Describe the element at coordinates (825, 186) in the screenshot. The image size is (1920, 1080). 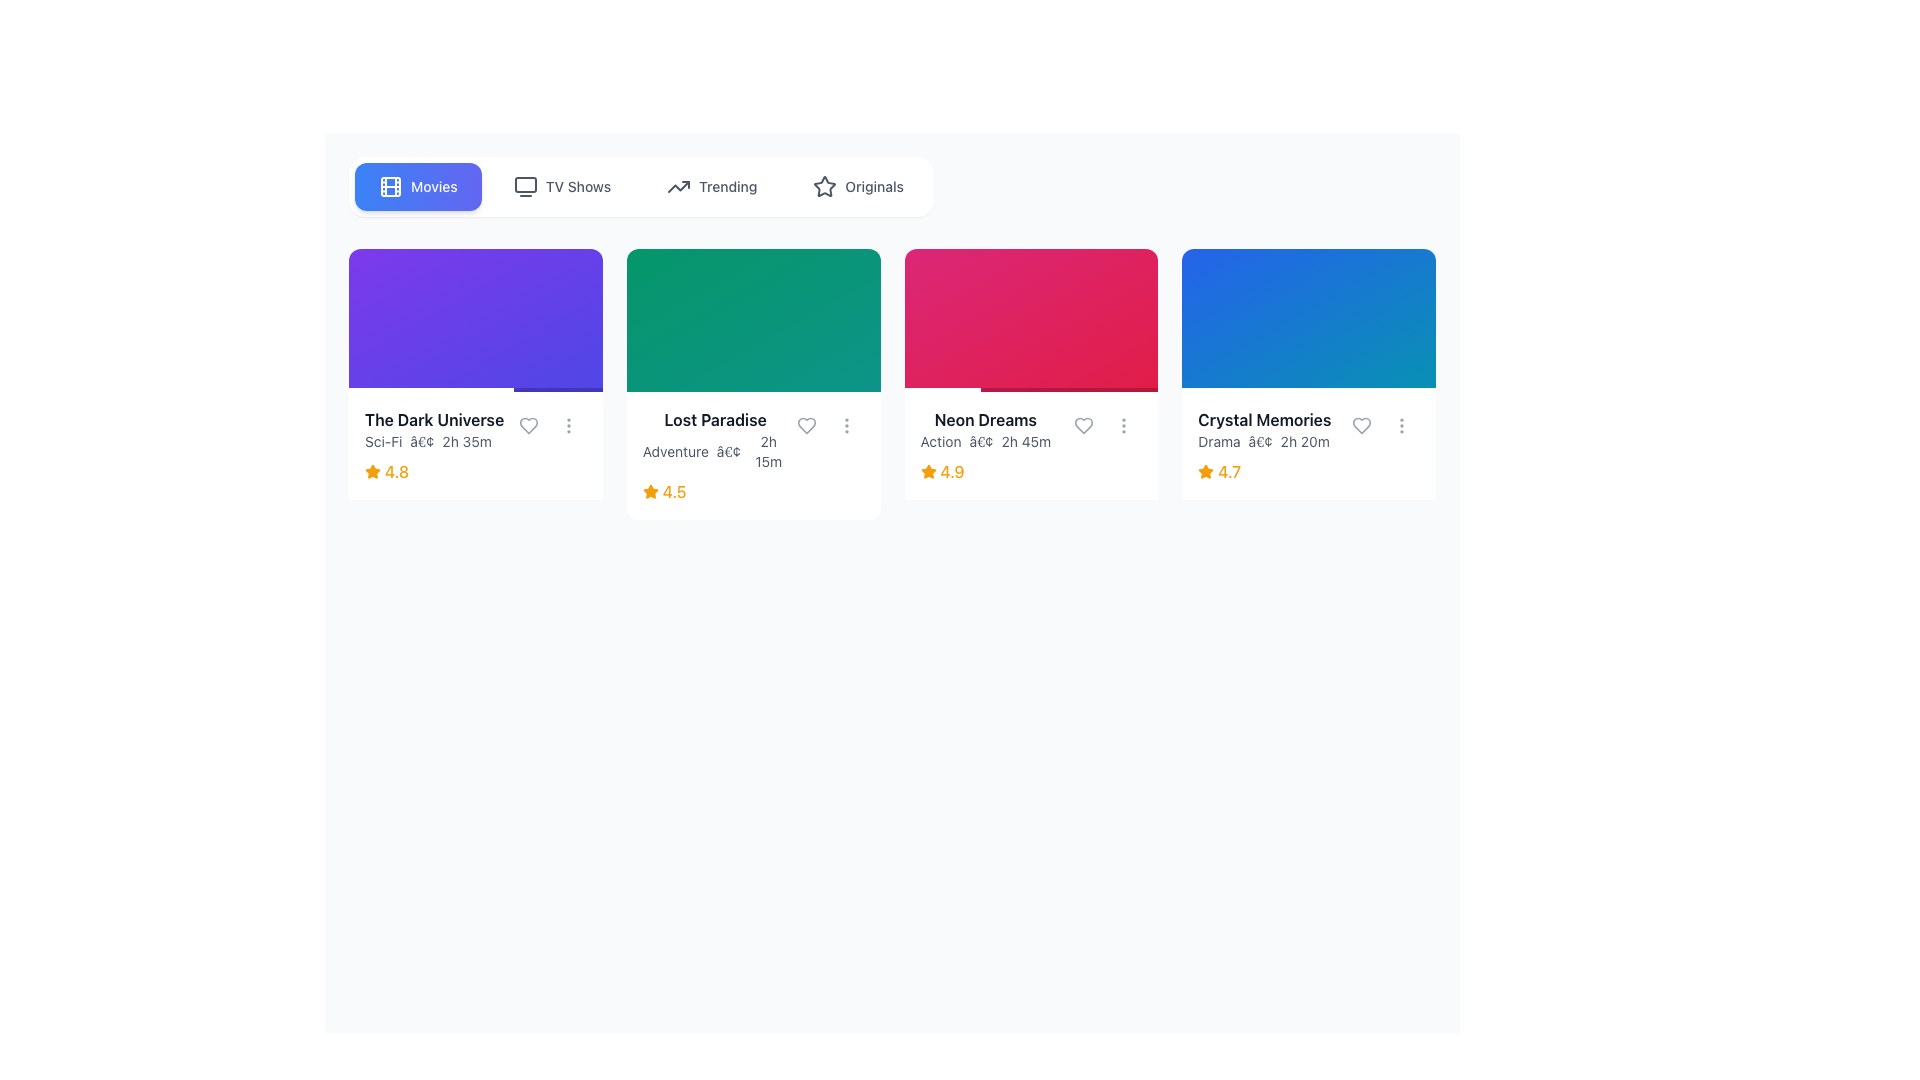
I see `the star icon in the navigation menu` at that location.